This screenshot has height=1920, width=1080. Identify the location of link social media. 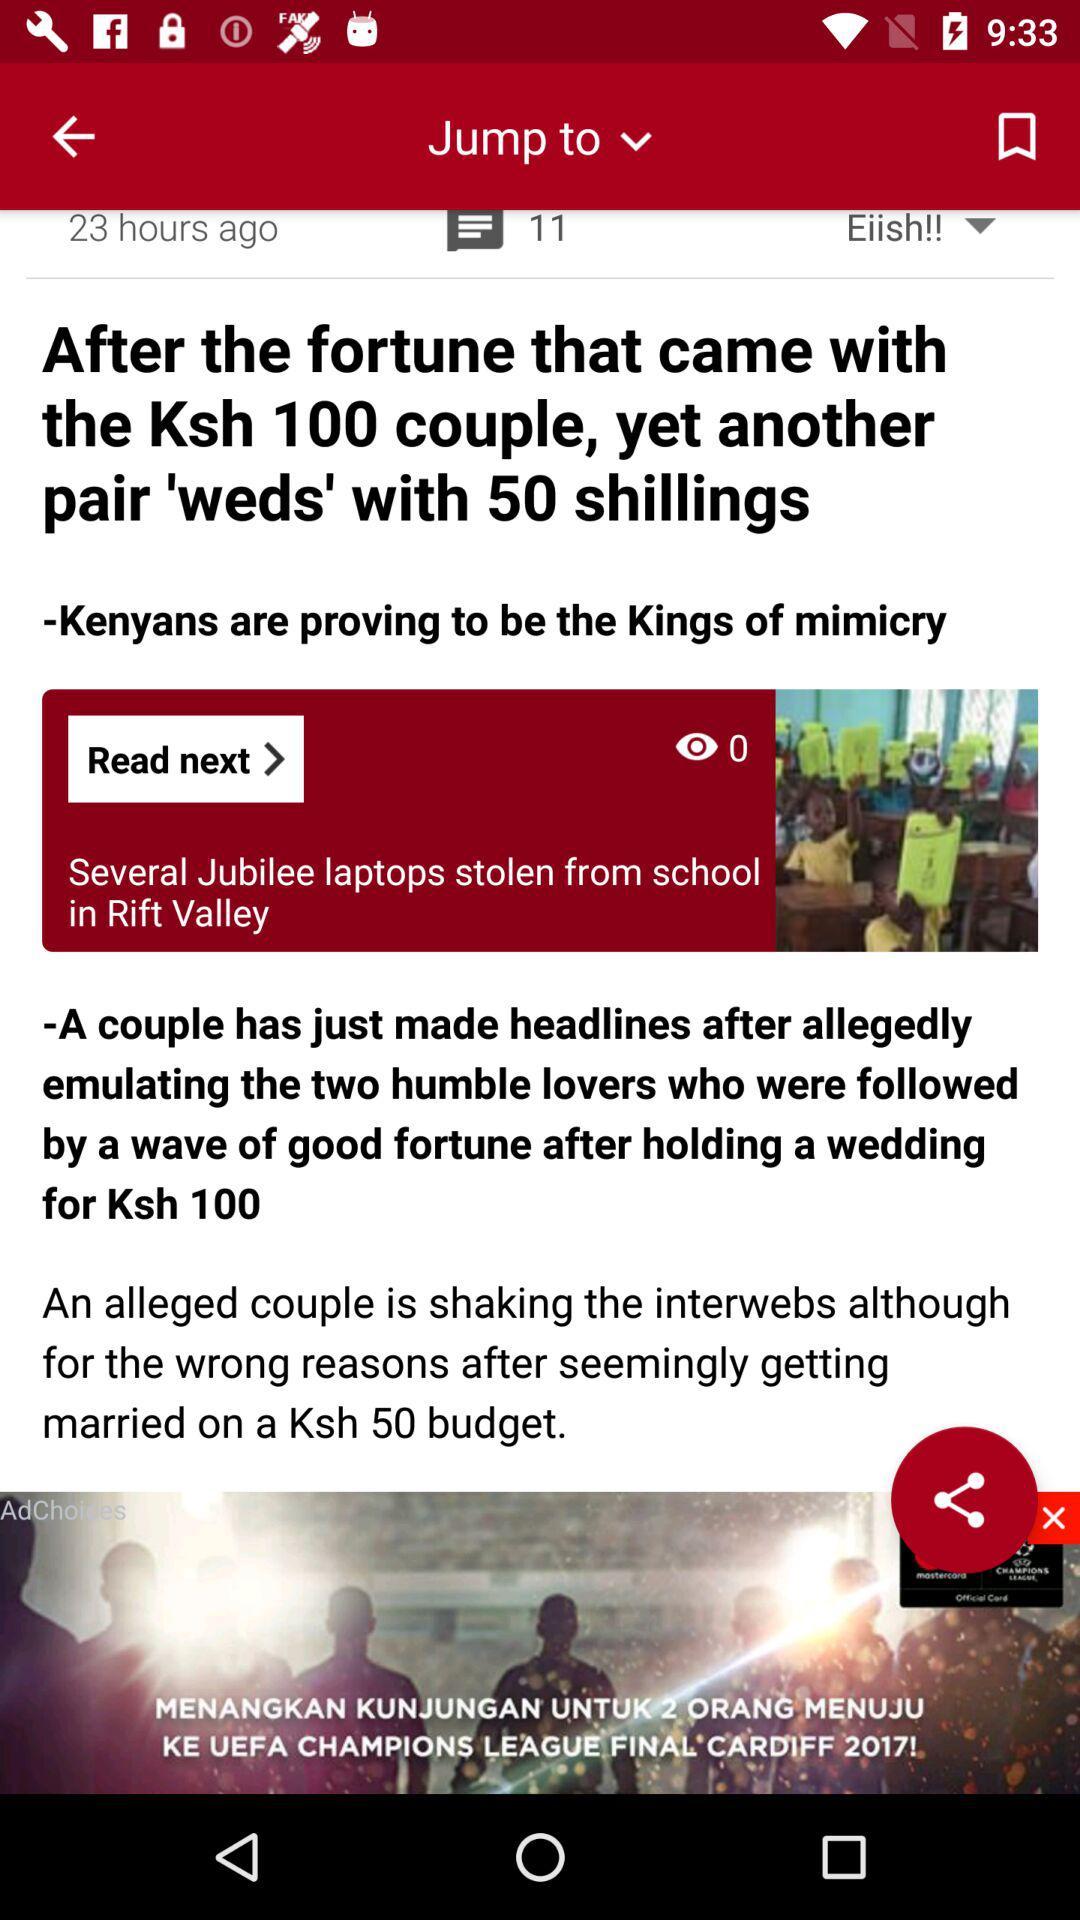
(963, 1499).